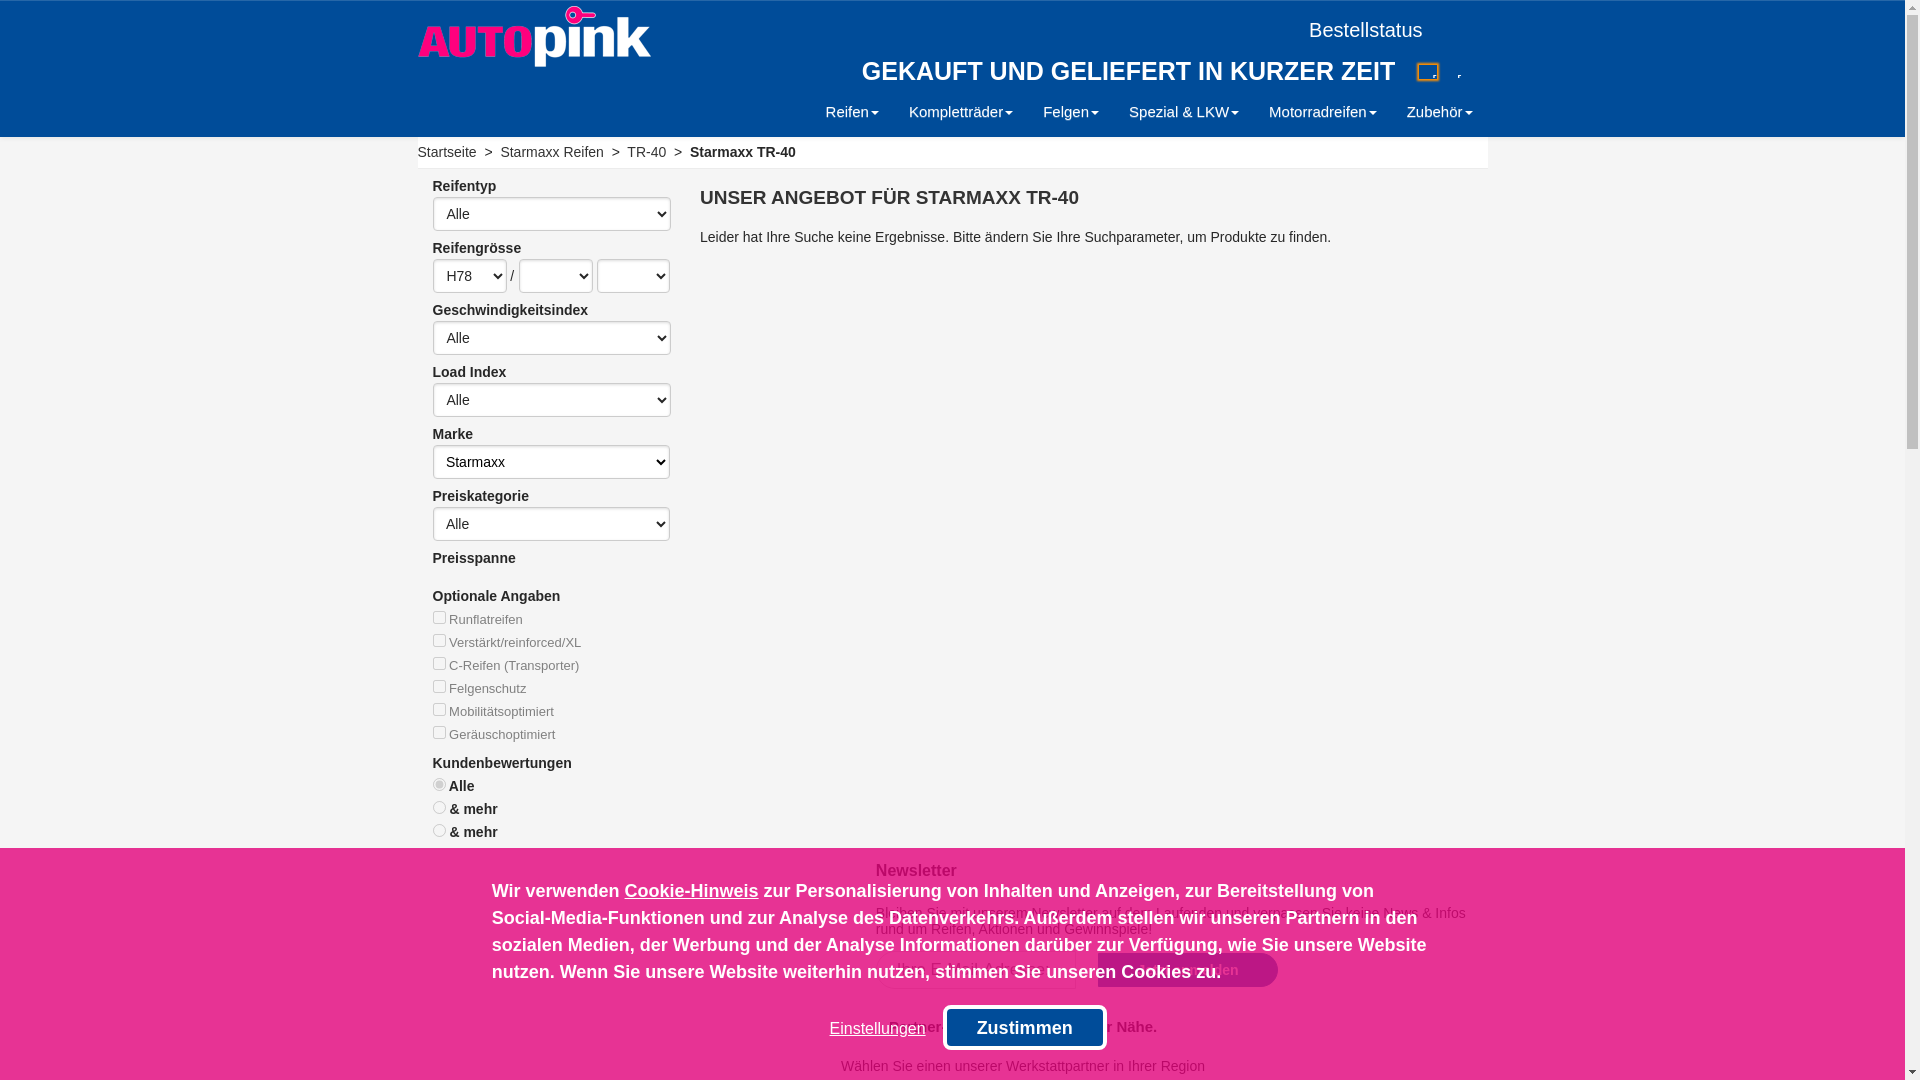  Describe the element at coordinates (878, 1029) in the screenshot. I see `'Einstellungen'` at that location.